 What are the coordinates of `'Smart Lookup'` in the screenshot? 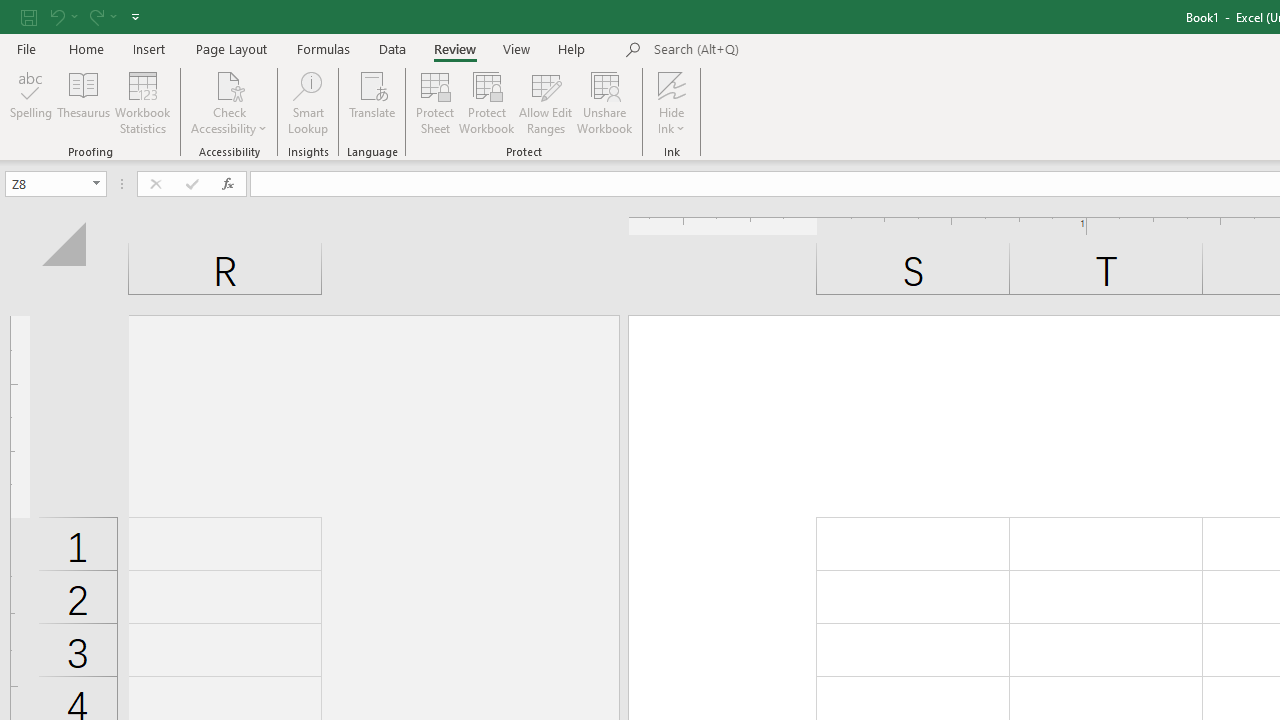 It's located at (307, 103).